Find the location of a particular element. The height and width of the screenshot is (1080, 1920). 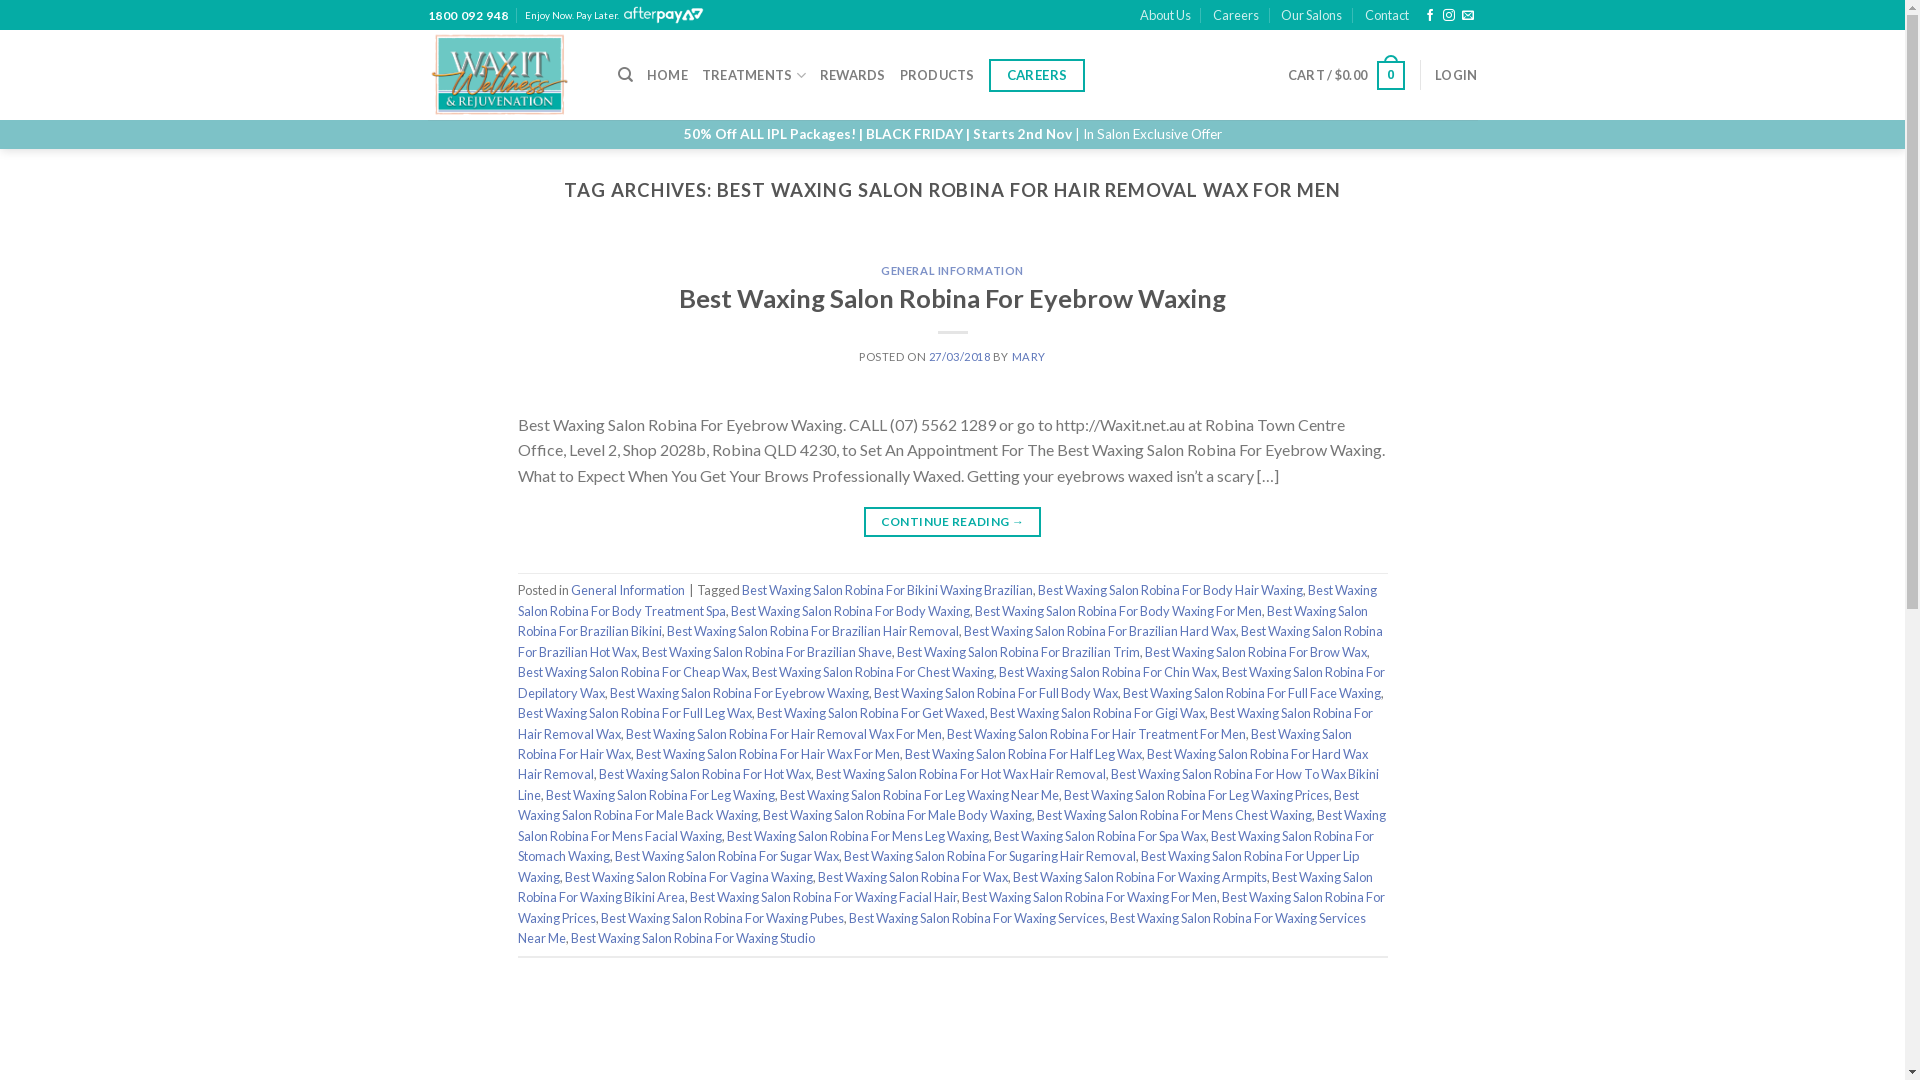

'Best Waxing Salon Robina For Chest Waxing' is located at coordinates (873, 671).